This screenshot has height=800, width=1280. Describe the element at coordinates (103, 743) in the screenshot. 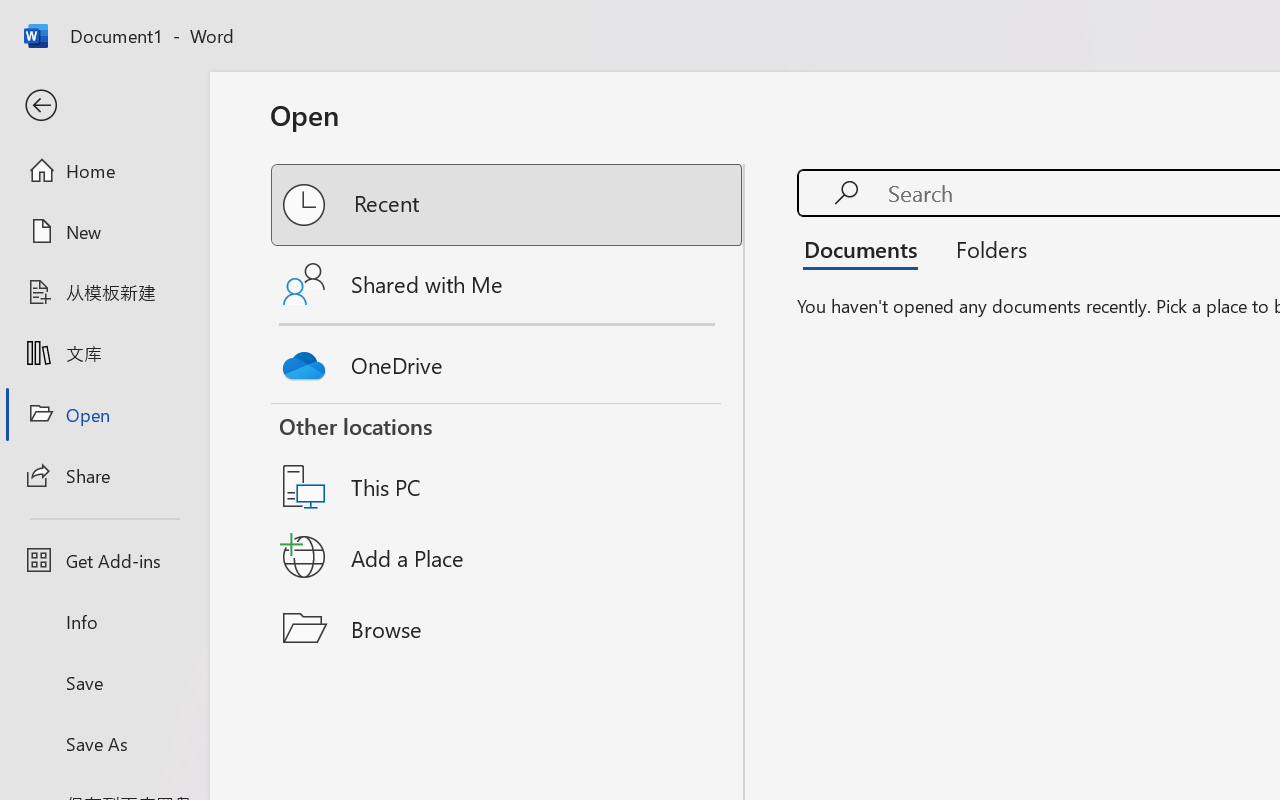

I see `'Save As'` at that location.